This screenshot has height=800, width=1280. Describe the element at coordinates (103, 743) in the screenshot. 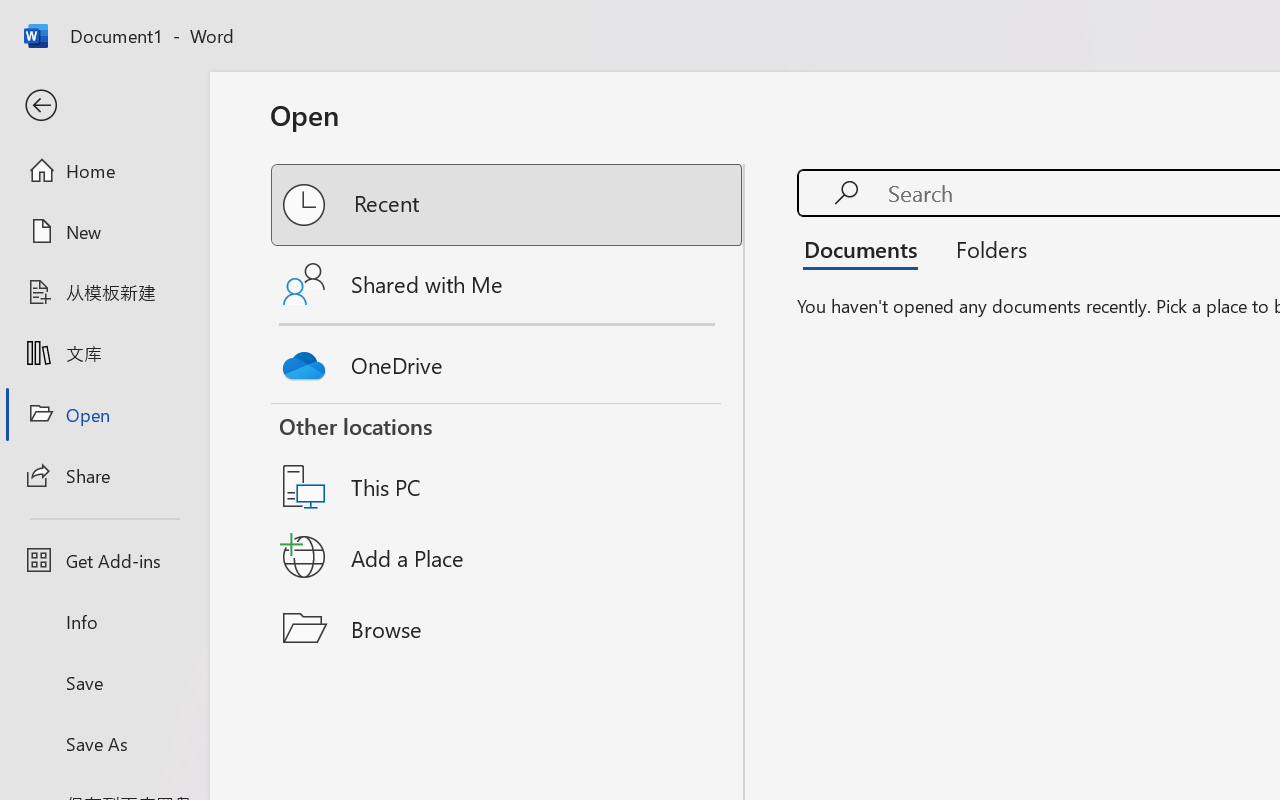

I see `'Save As'` at that location.